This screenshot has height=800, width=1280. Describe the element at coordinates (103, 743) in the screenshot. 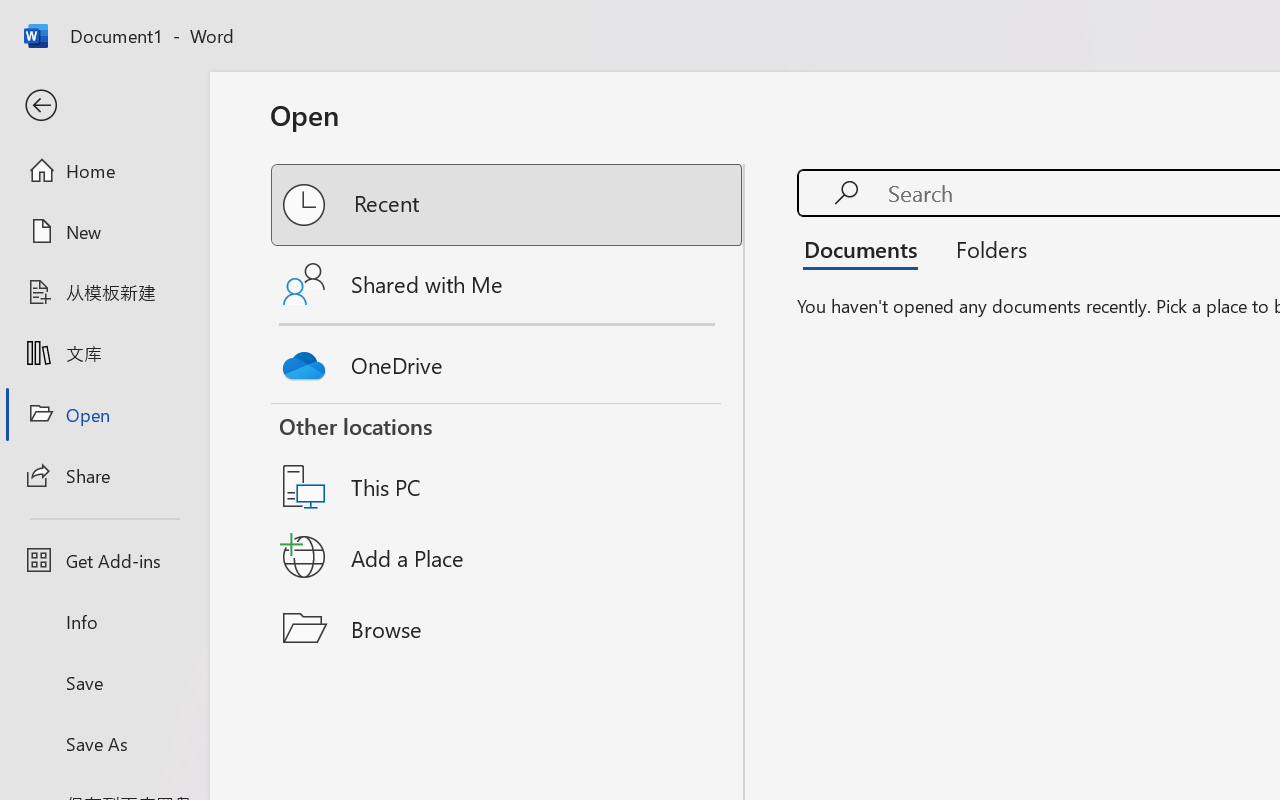

I see `'Save As'` at that location.